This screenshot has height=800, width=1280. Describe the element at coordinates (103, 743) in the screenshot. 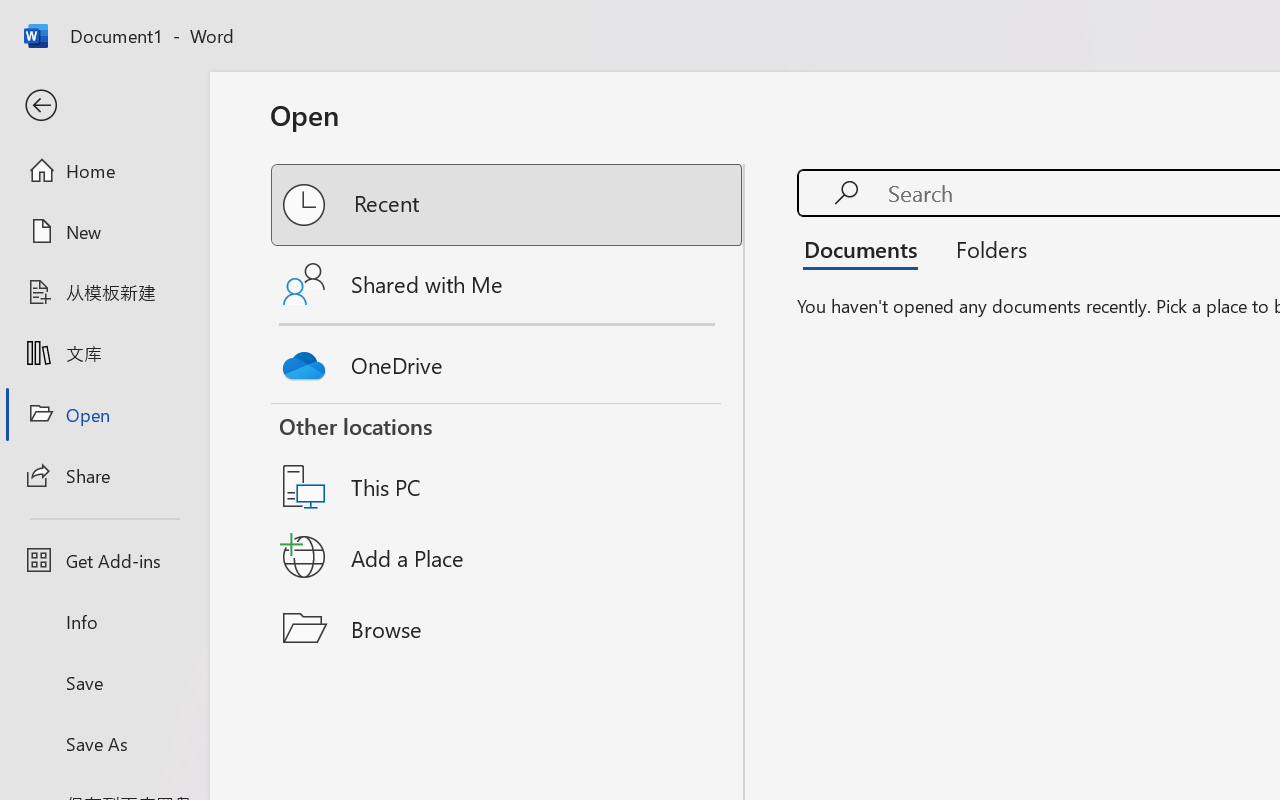

I see `'Save As'` at that location.